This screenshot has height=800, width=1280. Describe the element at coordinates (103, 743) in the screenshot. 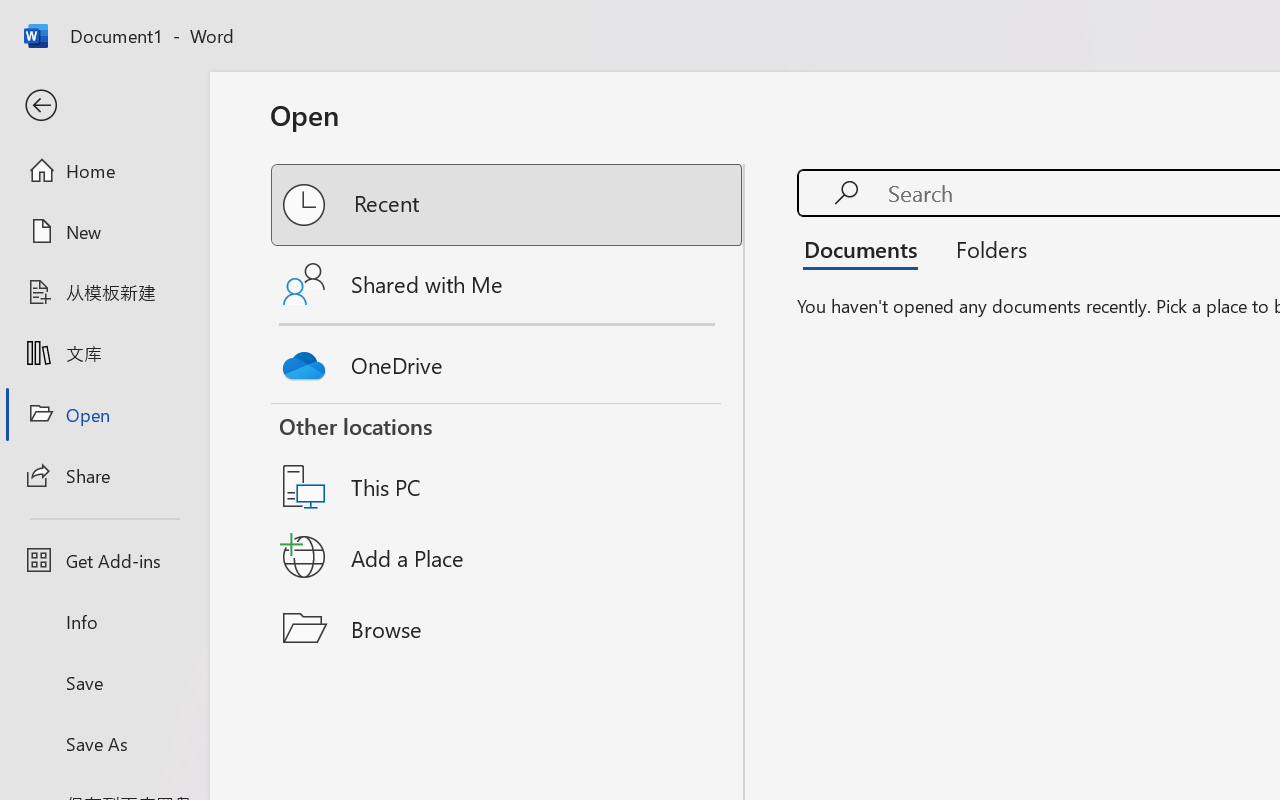

I see `'Save As'` at that location.